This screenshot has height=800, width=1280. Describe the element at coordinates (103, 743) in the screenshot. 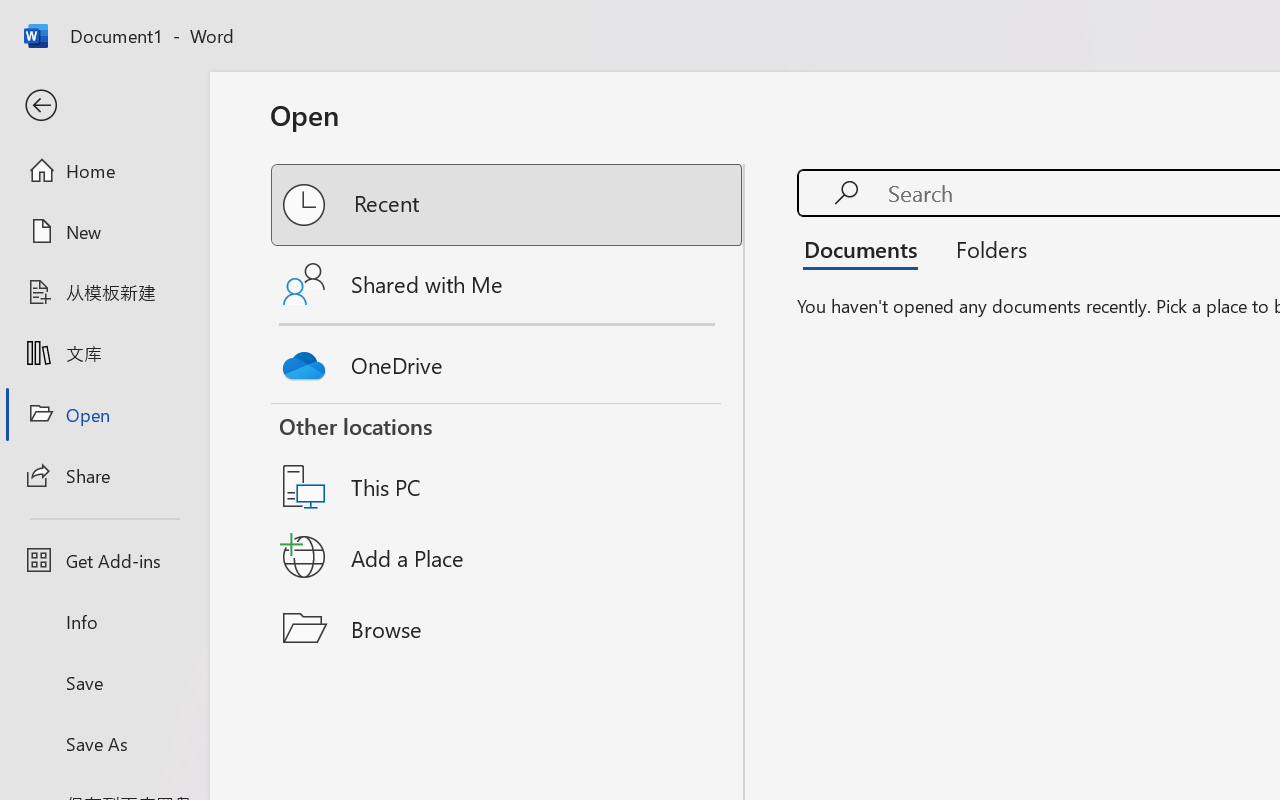

I see `'Save As'` at that location.